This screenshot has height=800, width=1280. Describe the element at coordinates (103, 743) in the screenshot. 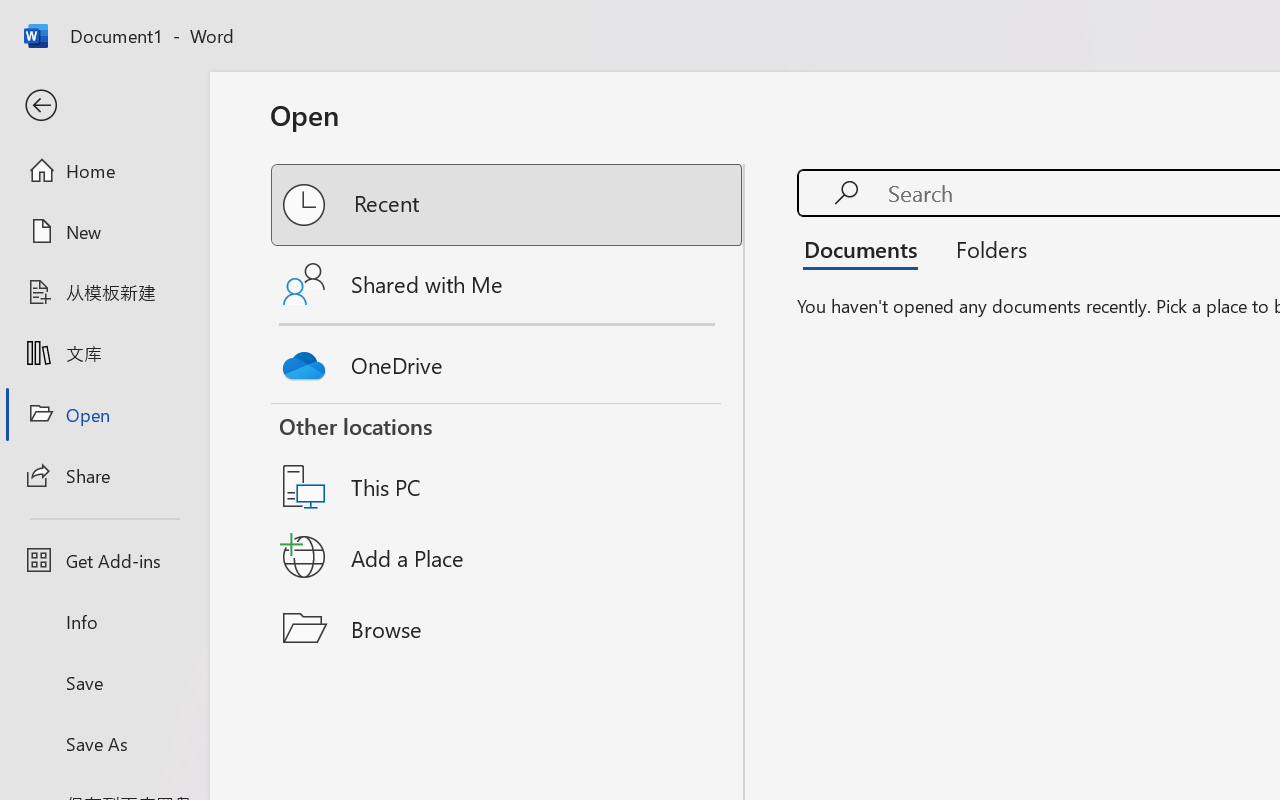

I see `'Save As'` at that location.